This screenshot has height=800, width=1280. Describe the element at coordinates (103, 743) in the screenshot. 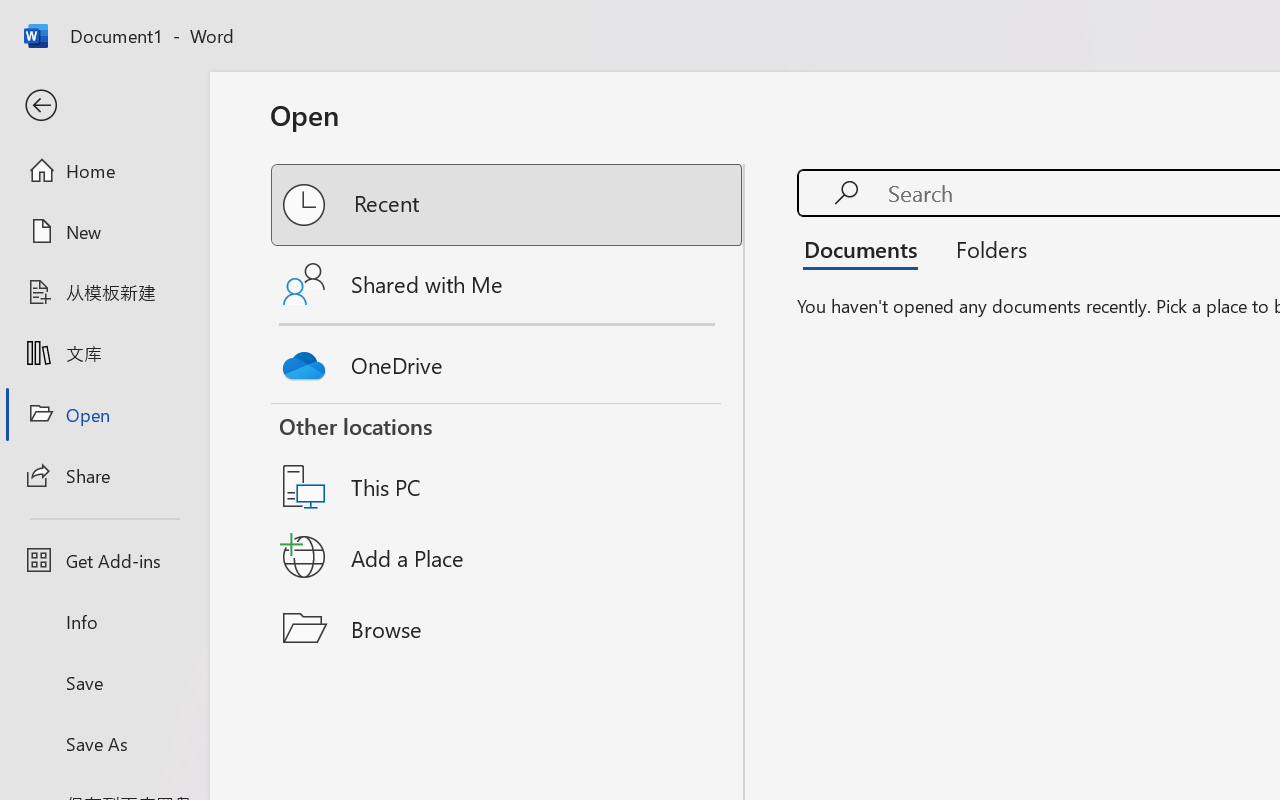

I see `'Save As'` at that location.